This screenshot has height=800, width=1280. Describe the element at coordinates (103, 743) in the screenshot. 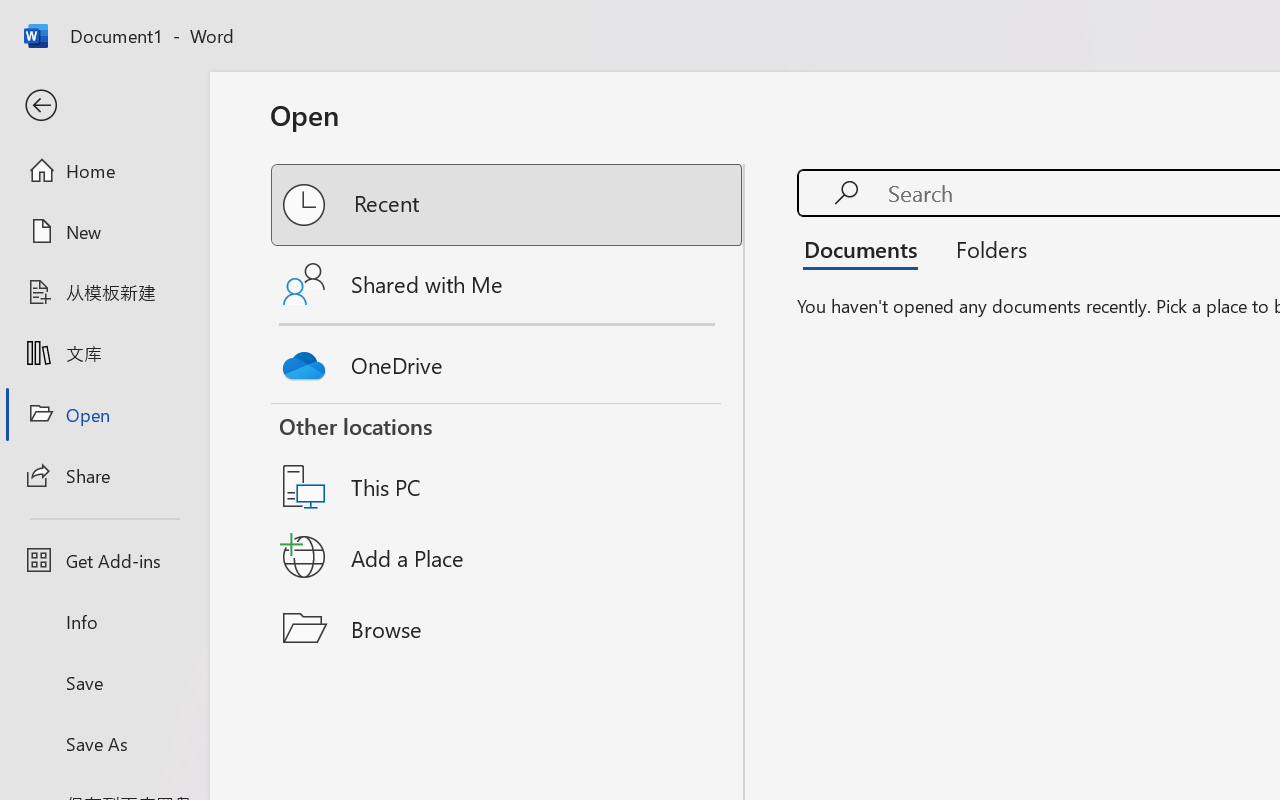

I see `'Save As'` at that location.